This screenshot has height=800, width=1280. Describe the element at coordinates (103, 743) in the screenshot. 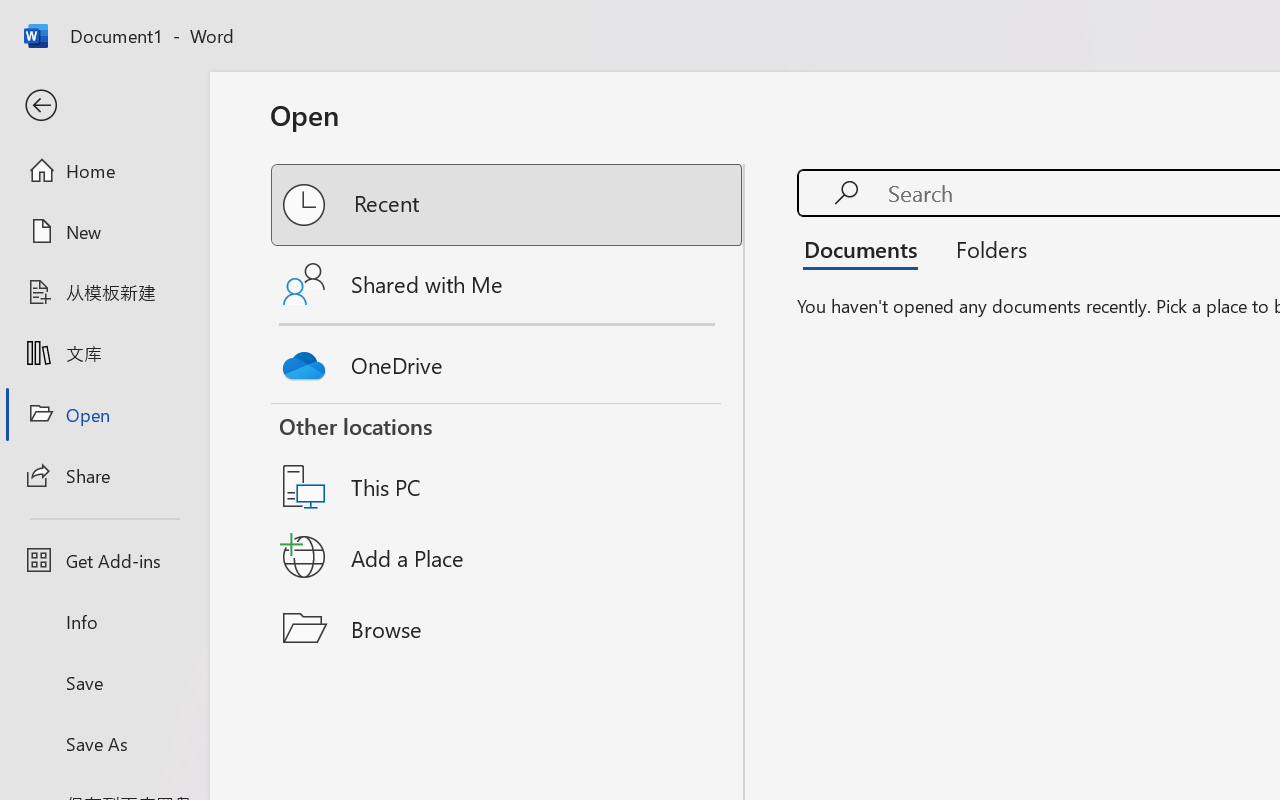

I see `'Save As'` at that location.